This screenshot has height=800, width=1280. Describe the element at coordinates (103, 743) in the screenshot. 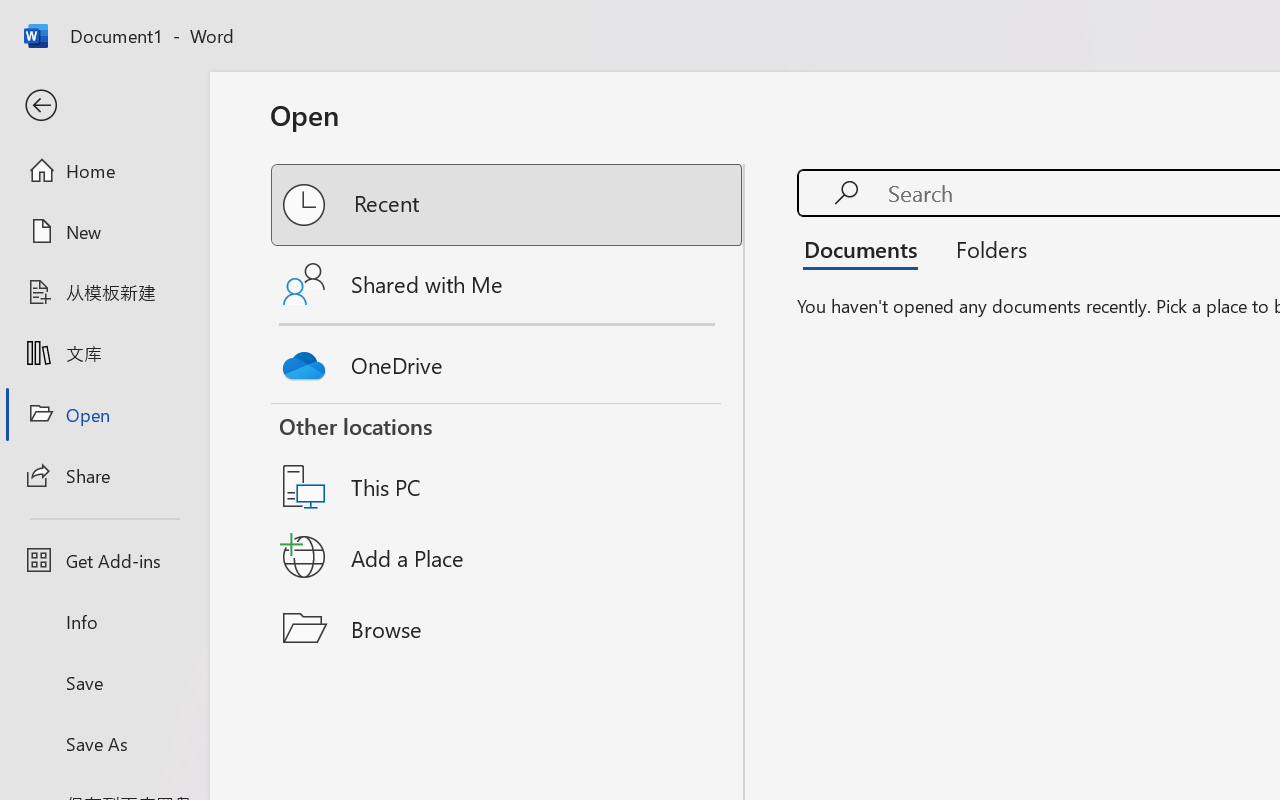

I see `'Save As'` at that location.